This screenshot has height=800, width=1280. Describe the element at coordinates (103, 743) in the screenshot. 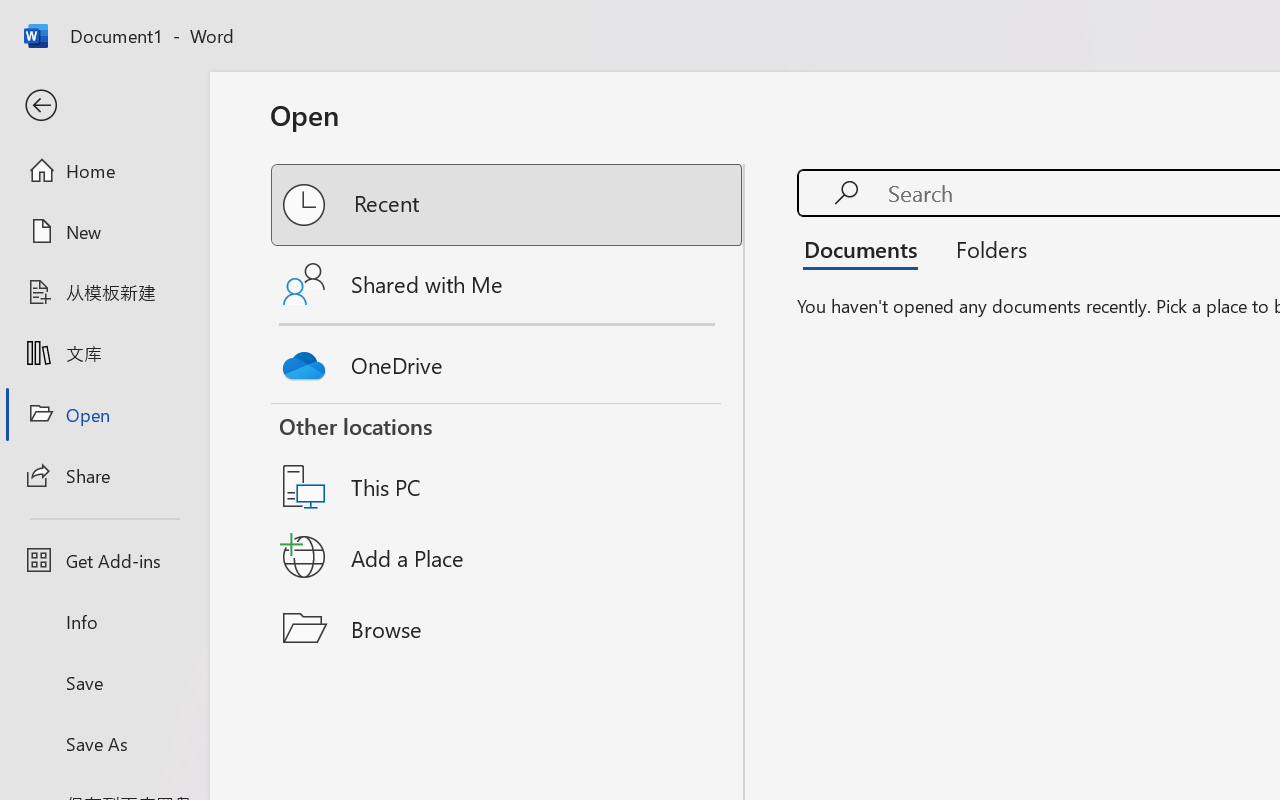

I see `'Save As'` at that location.